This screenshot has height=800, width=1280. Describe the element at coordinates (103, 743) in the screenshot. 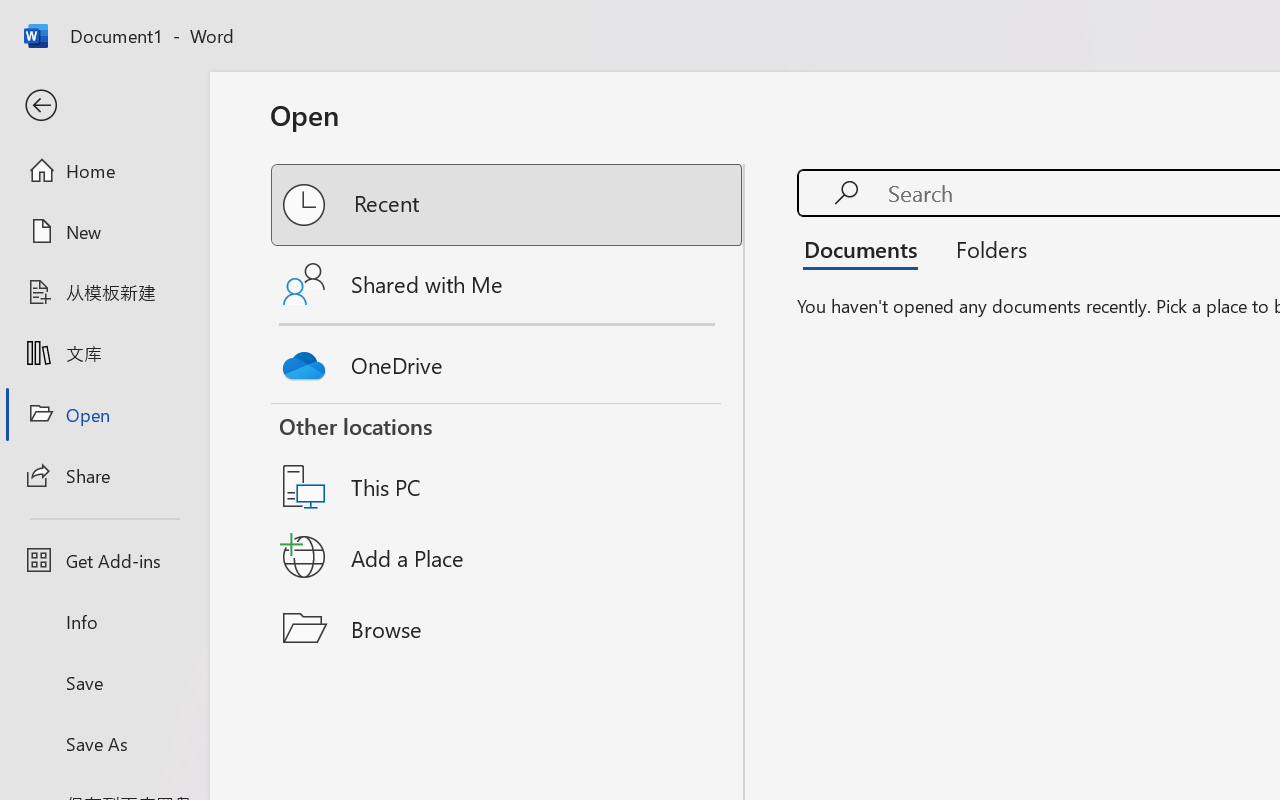

I see `'Save As'` at that location.